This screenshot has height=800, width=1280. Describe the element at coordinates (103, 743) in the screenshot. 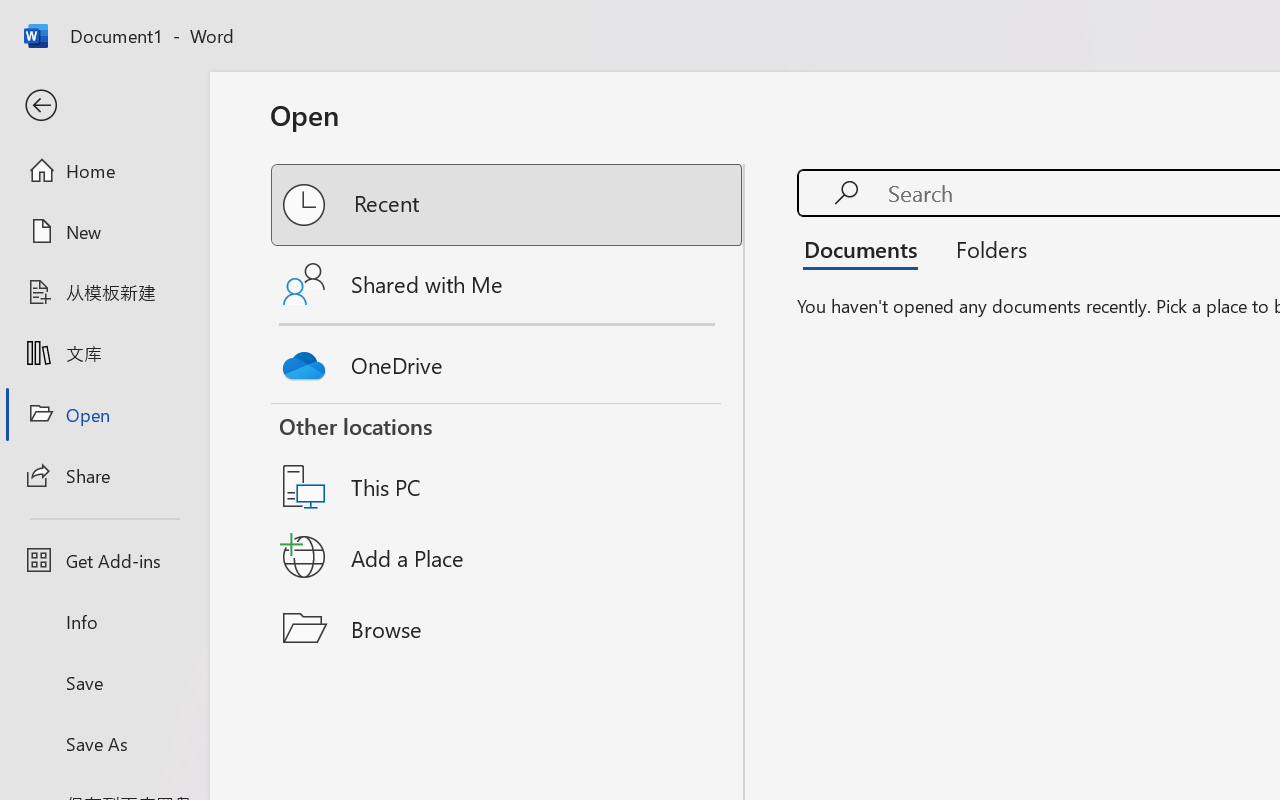

I see `'Save As'` at that location.